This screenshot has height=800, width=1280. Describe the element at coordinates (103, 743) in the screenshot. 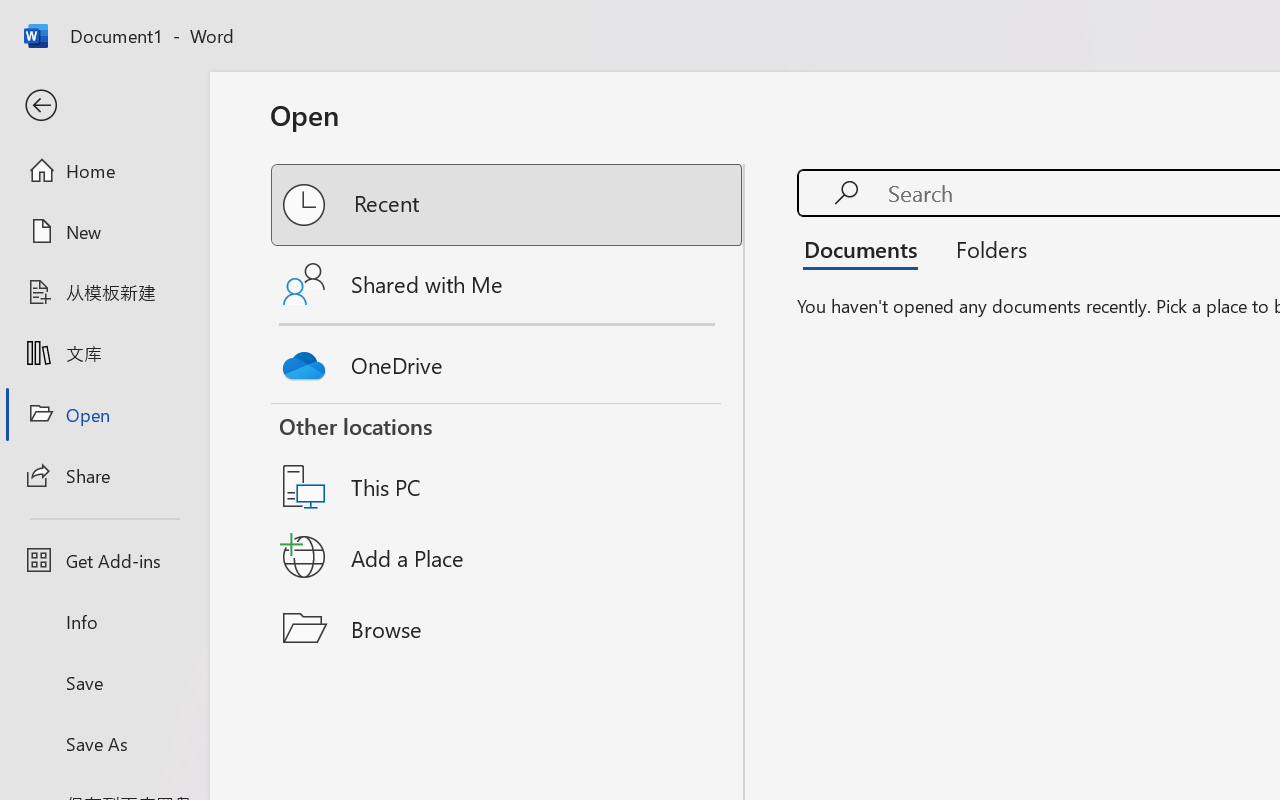

I see `'Save As'` at that location.